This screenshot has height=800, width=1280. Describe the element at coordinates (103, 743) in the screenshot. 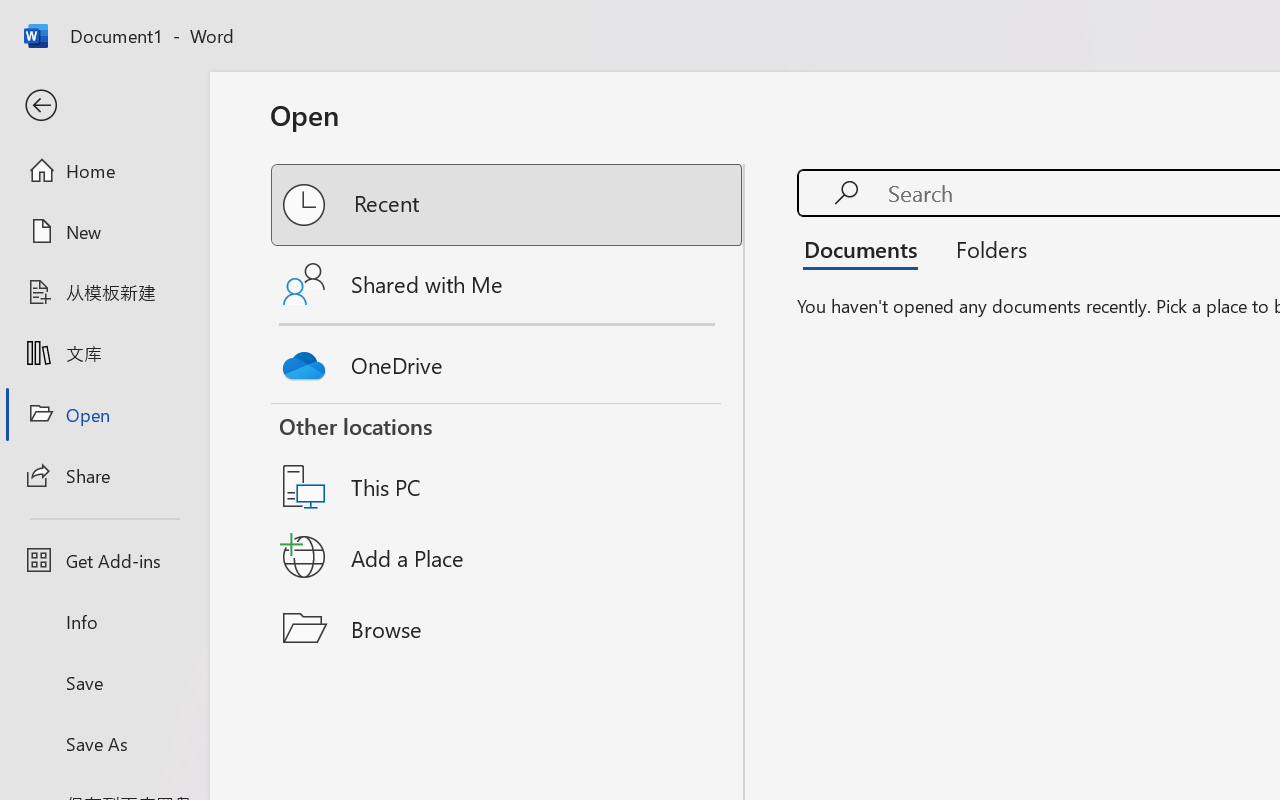

I see `'Save As'` at that location.